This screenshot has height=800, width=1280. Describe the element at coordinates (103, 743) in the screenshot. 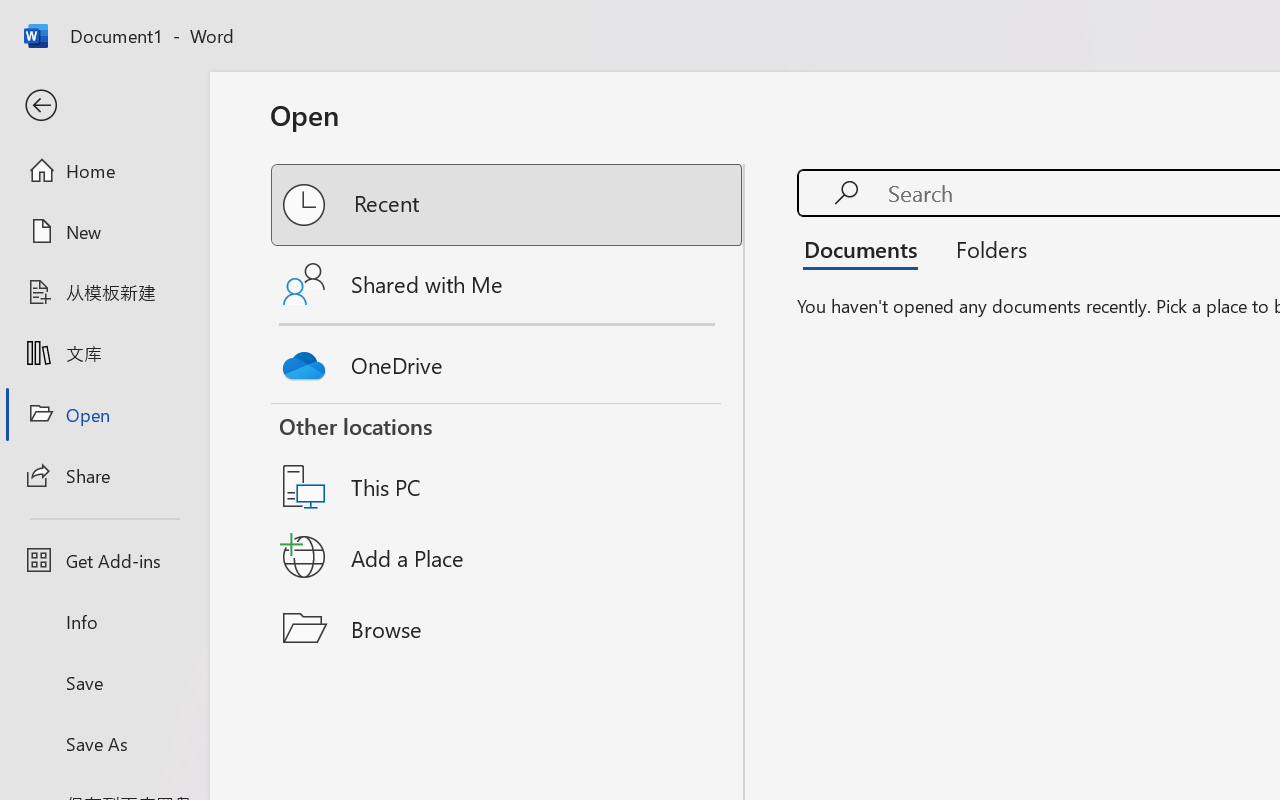

I see `'Save As'` at that location.